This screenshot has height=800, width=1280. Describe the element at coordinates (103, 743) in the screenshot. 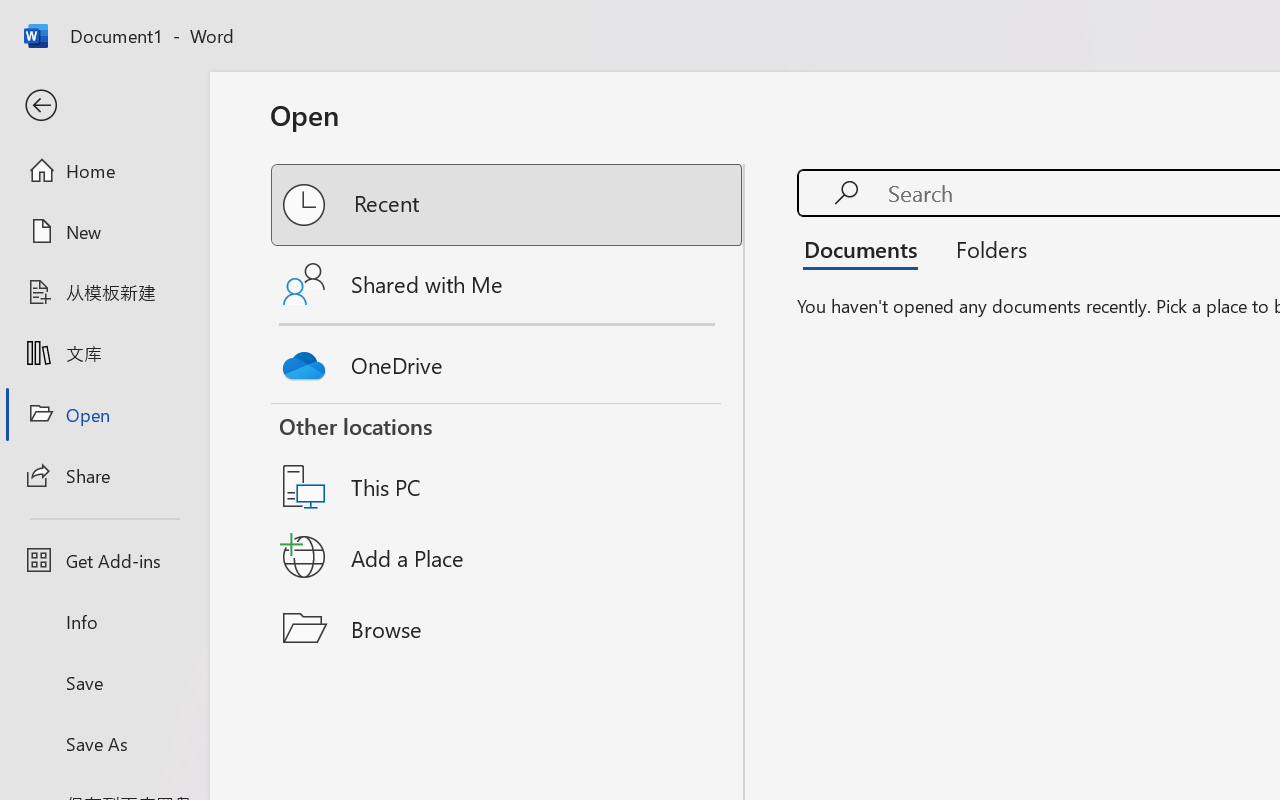

I see `'Save As'` at that location.